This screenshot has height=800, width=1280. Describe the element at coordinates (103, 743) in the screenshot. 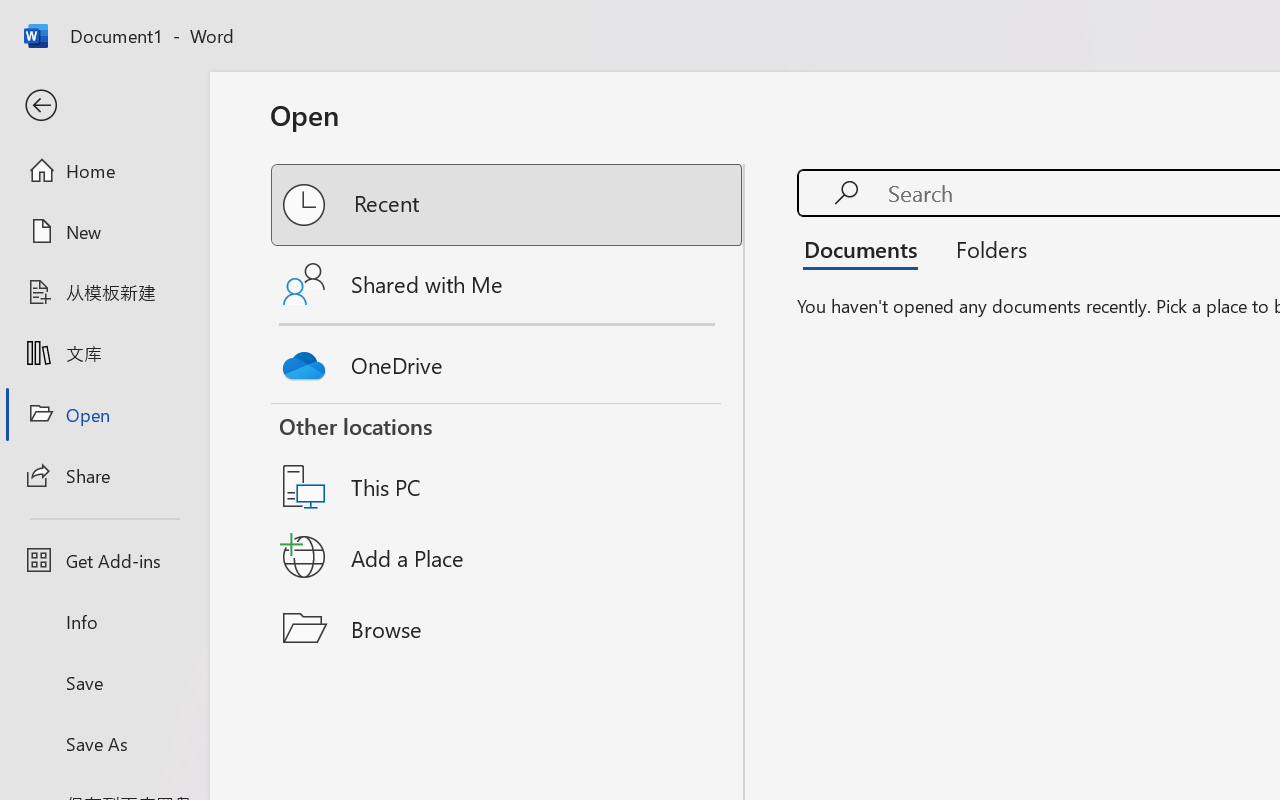

I see `'Save As'` at that location.